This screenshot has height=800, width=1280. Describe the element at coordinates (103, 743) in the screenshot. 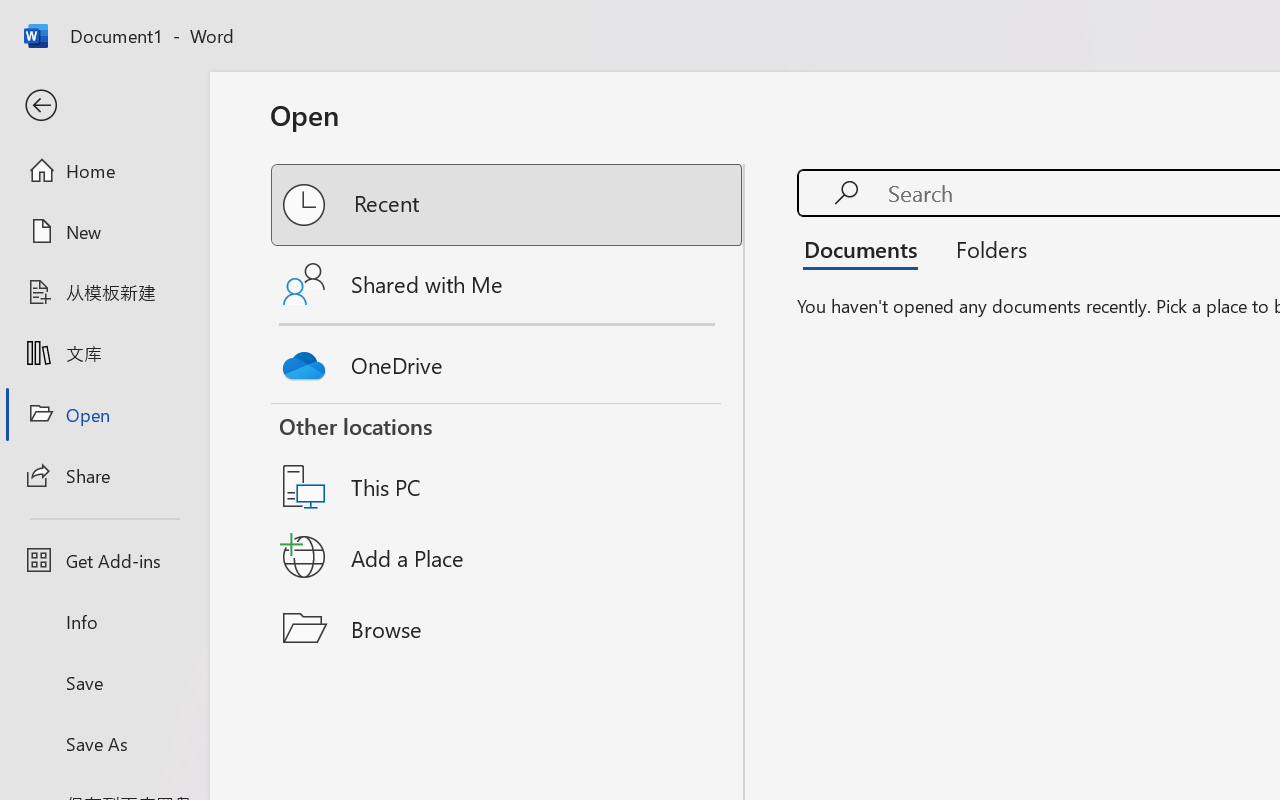

I see `'Save As'` at that location.